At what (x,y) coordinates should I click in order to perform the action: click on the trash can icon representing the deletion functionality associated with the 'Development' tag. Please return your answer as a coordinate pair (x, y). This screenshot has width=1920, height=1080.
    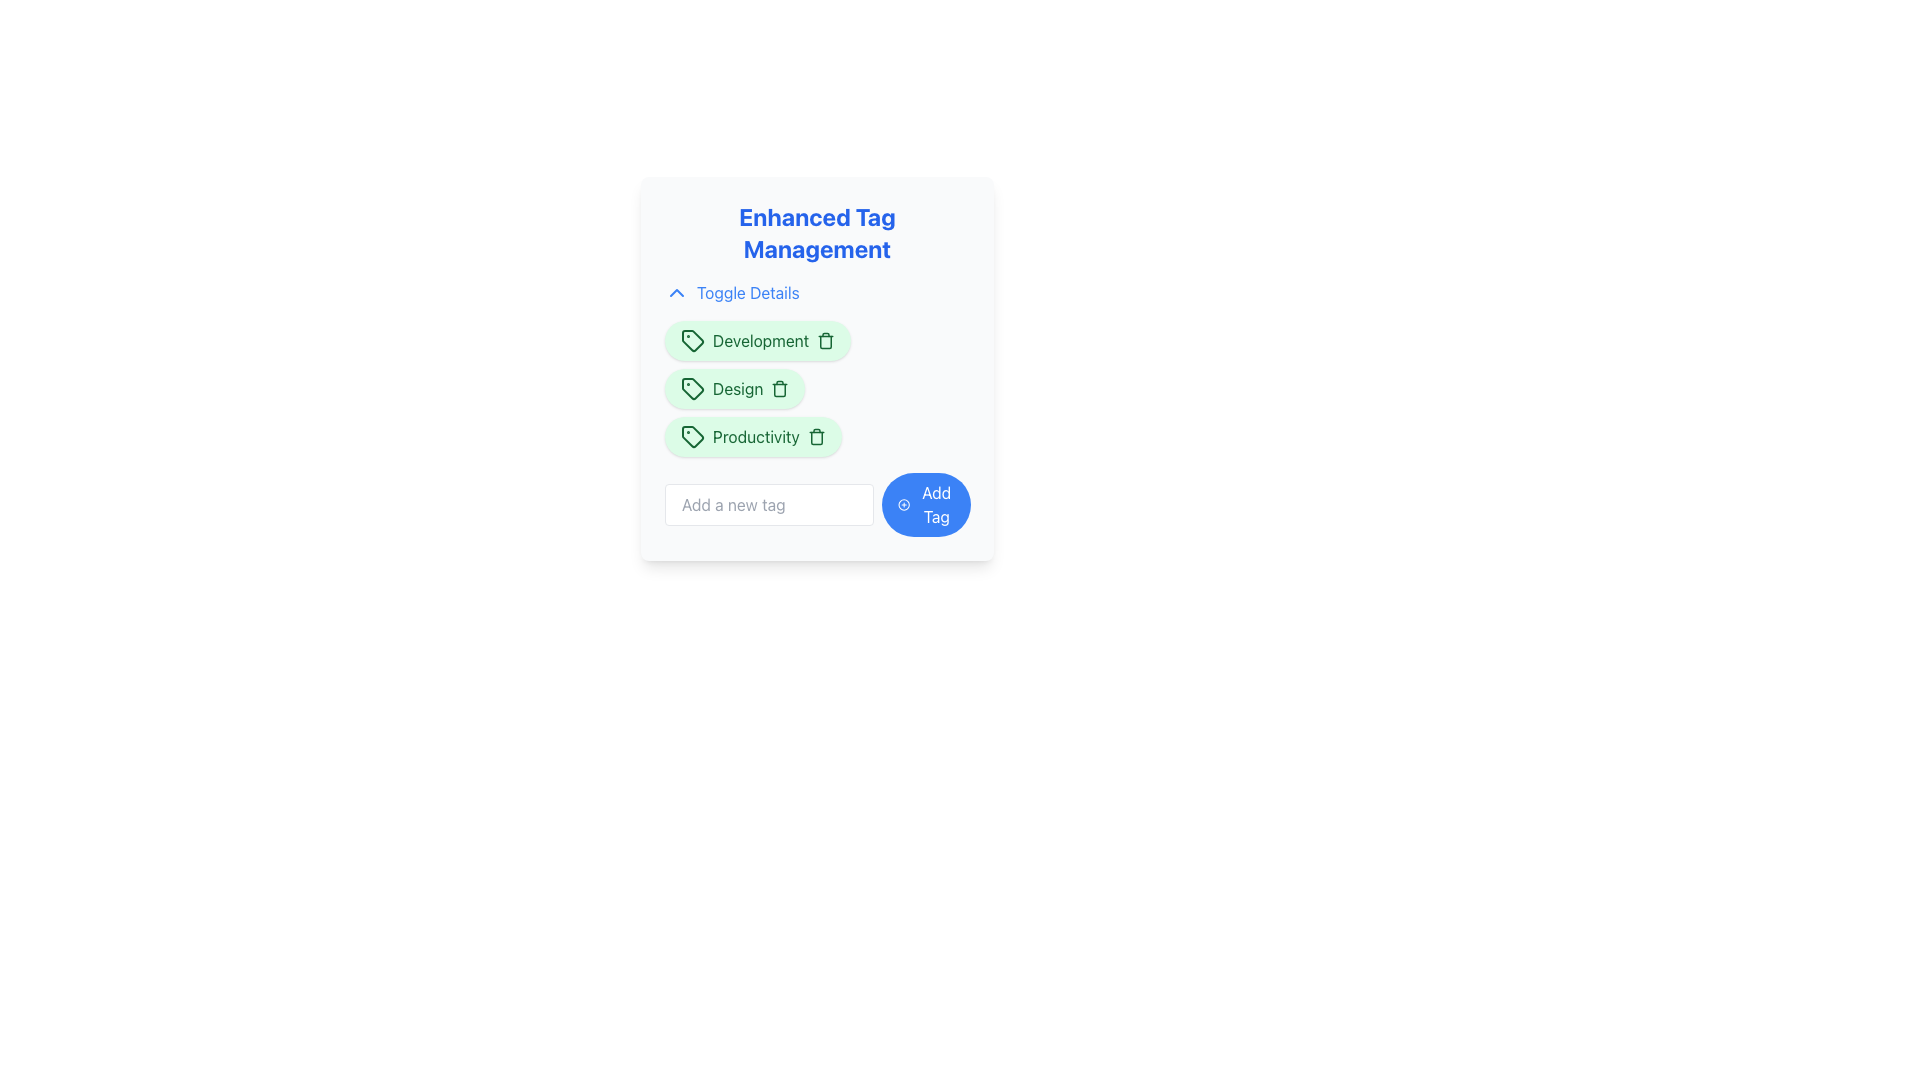
    Looking at the image, I should click on (826, 341).